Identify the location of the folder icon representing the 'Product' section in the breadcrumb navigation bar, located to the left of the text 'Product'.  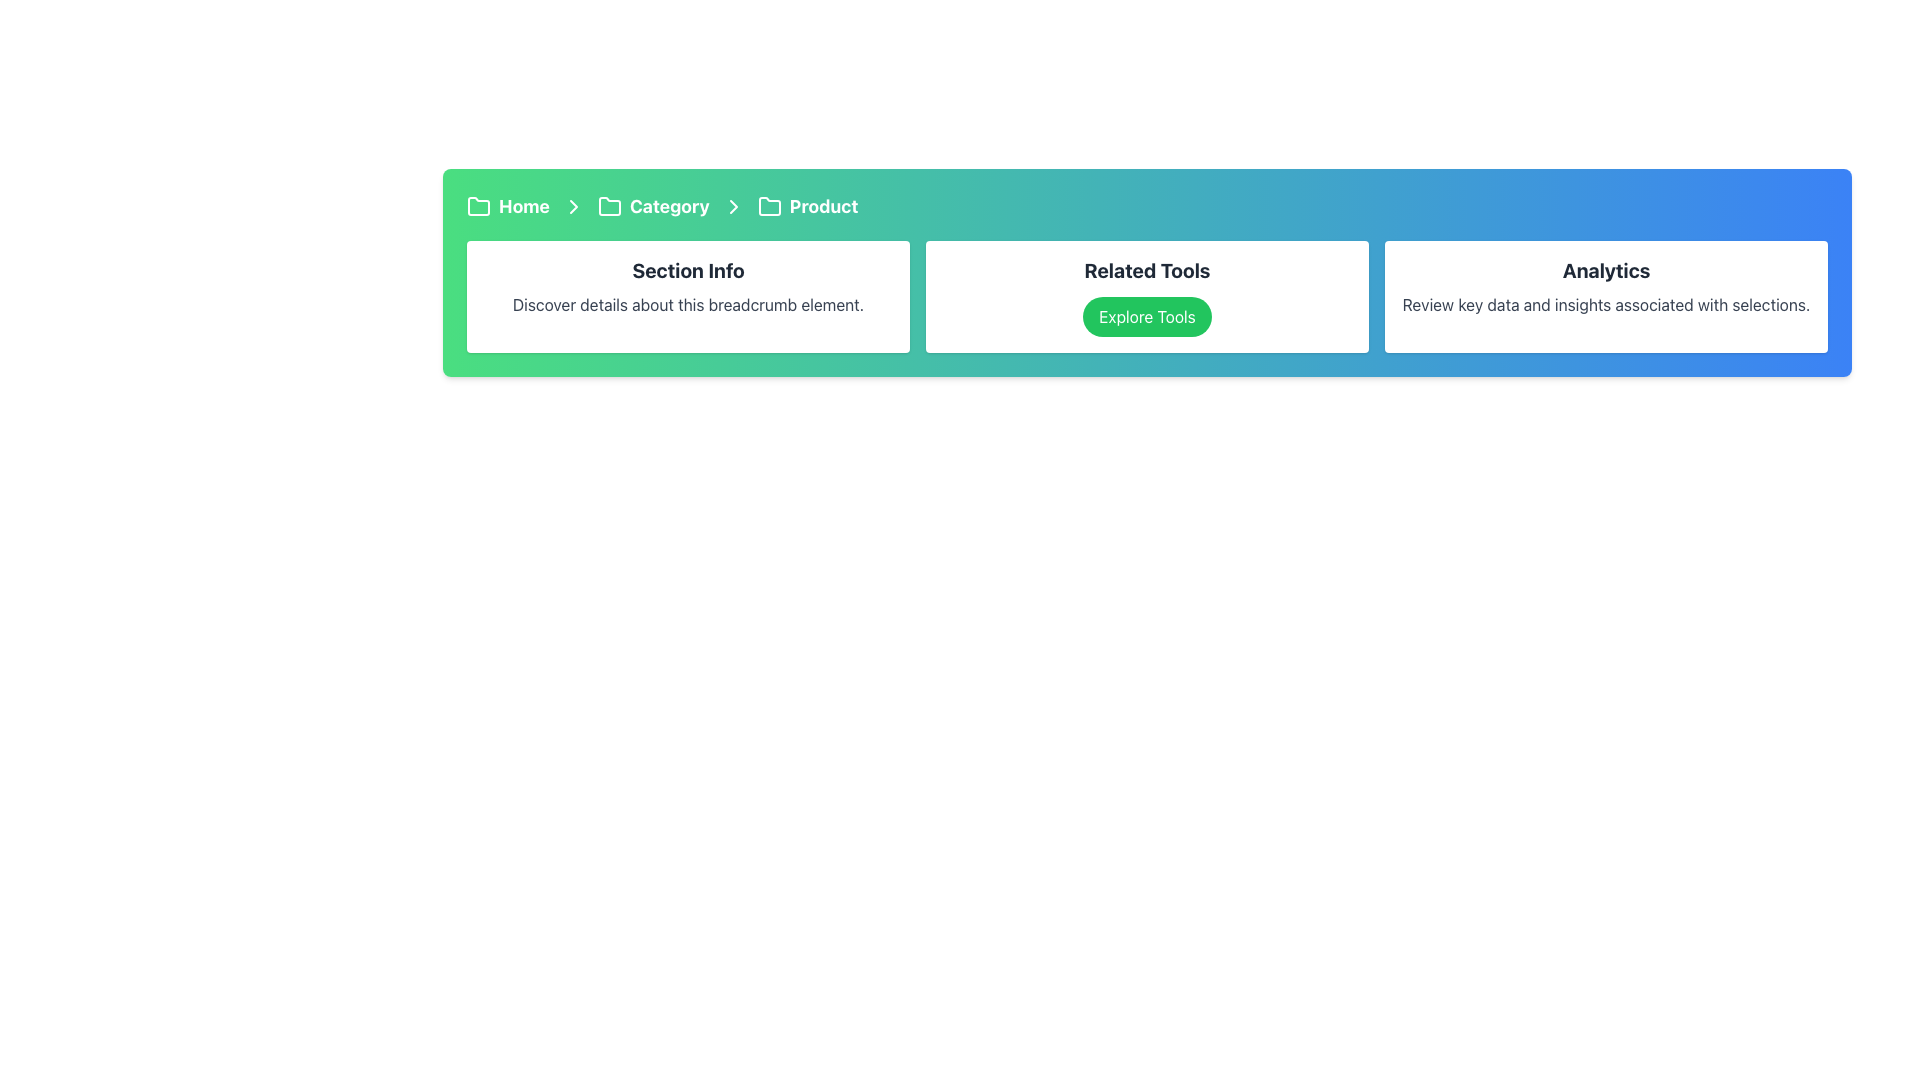
(768, 207).